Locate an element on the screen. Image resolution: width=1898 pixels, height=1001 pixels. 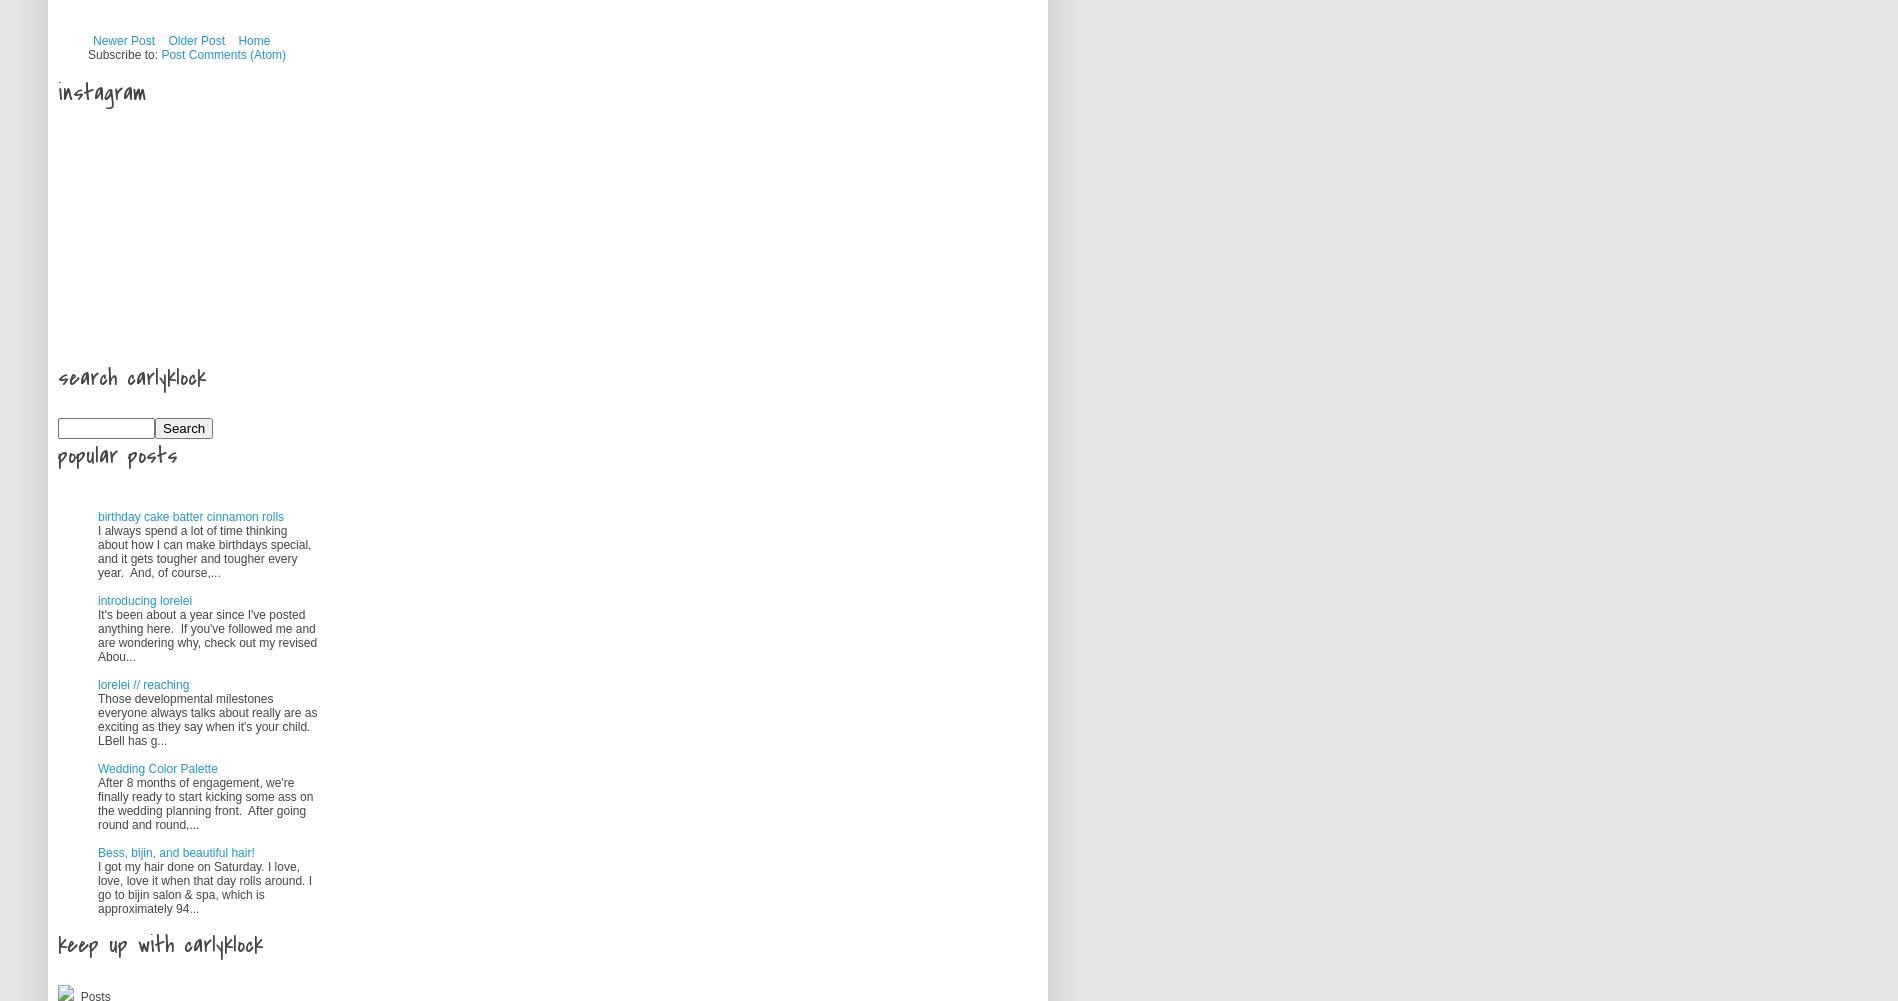
'Older Post' is located at coordinates (195, 41).